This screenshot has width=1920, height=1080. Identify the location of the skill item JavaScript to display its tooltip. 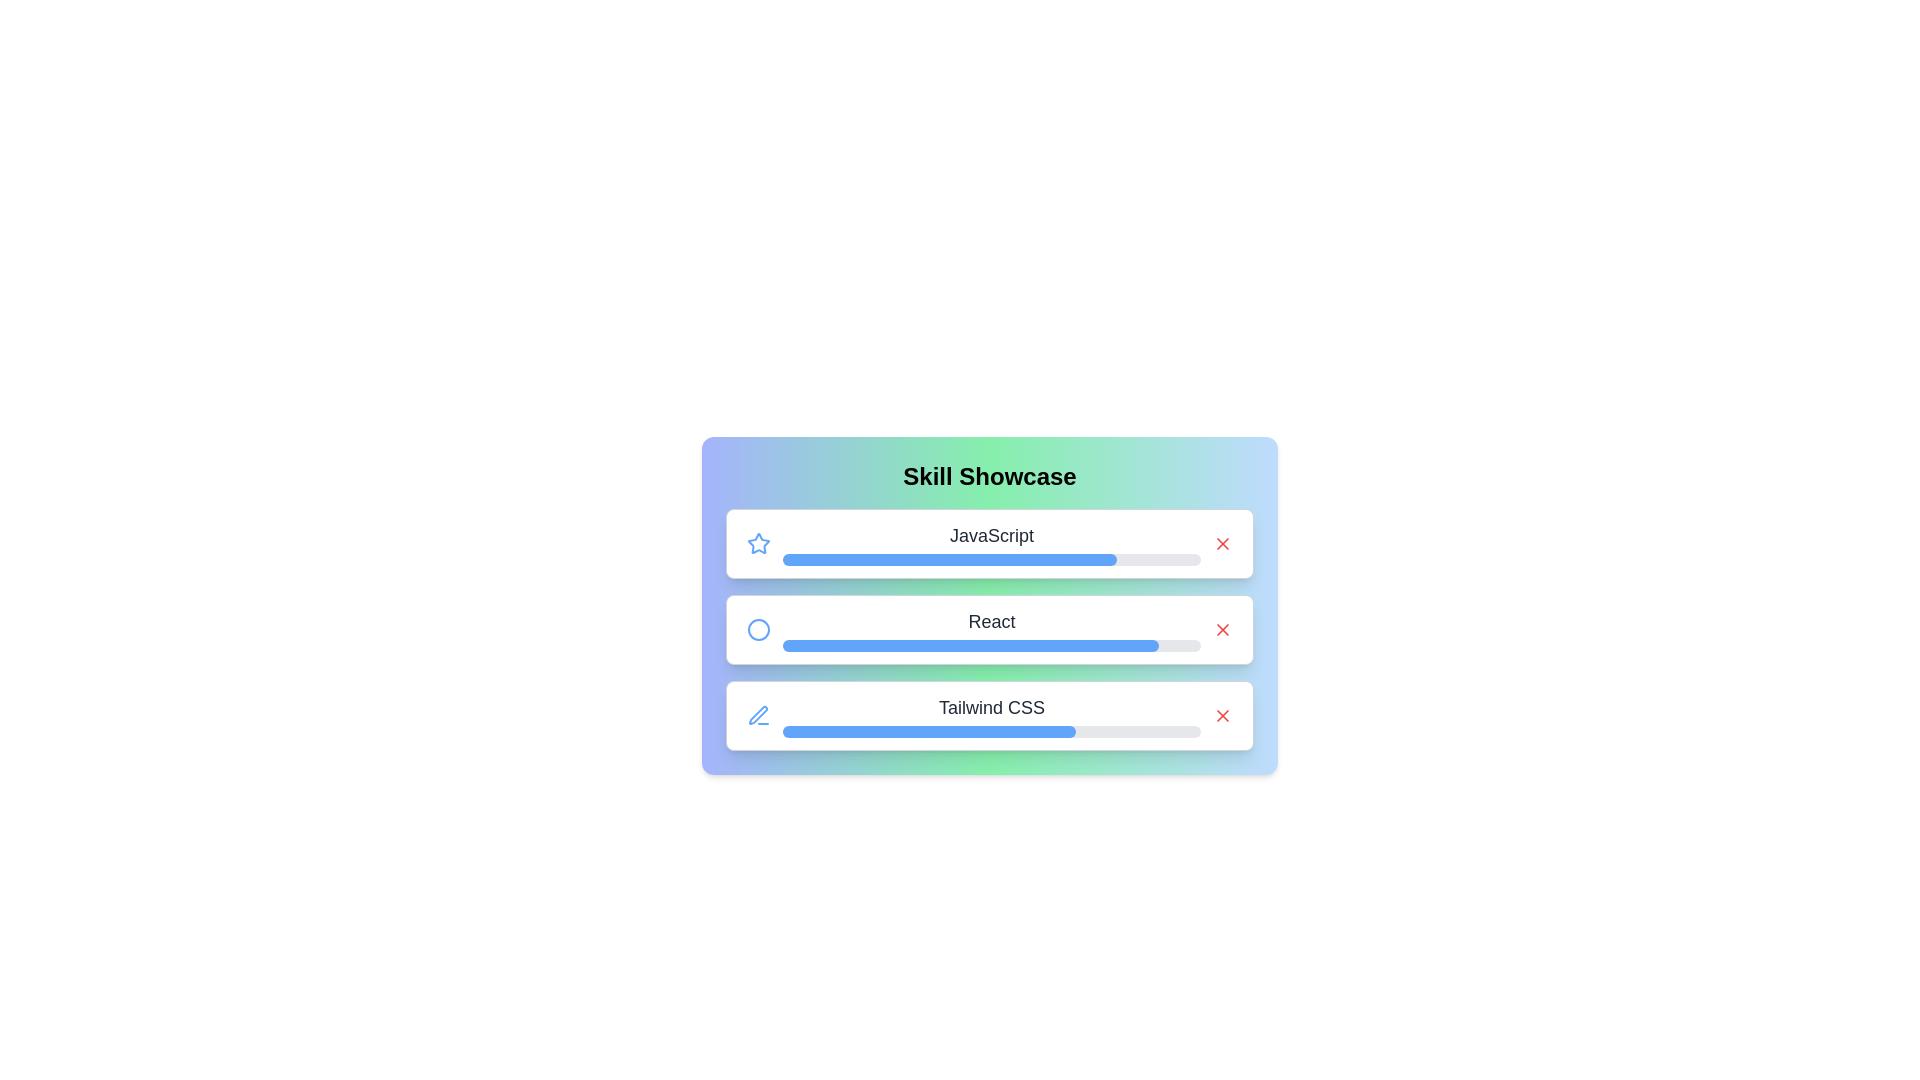
(989, 543).